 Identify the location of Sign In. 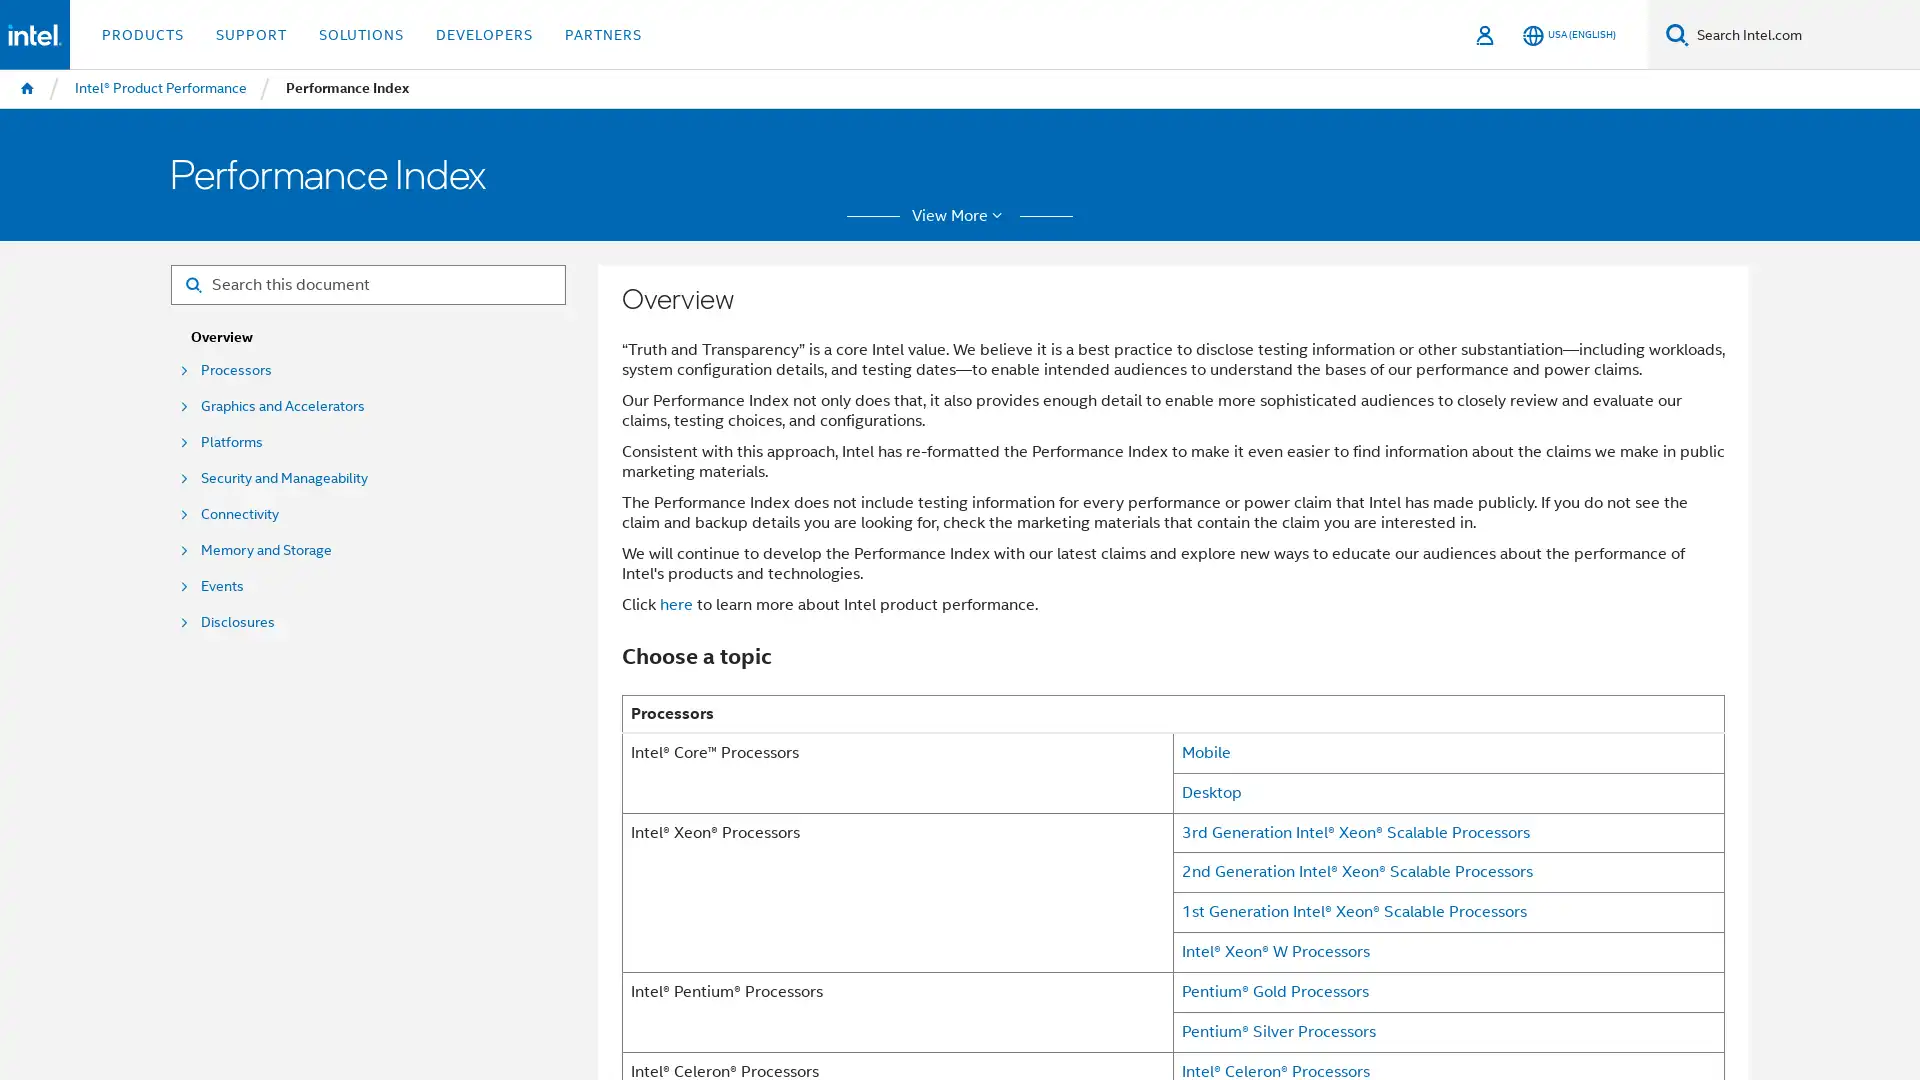
(1484, 34).